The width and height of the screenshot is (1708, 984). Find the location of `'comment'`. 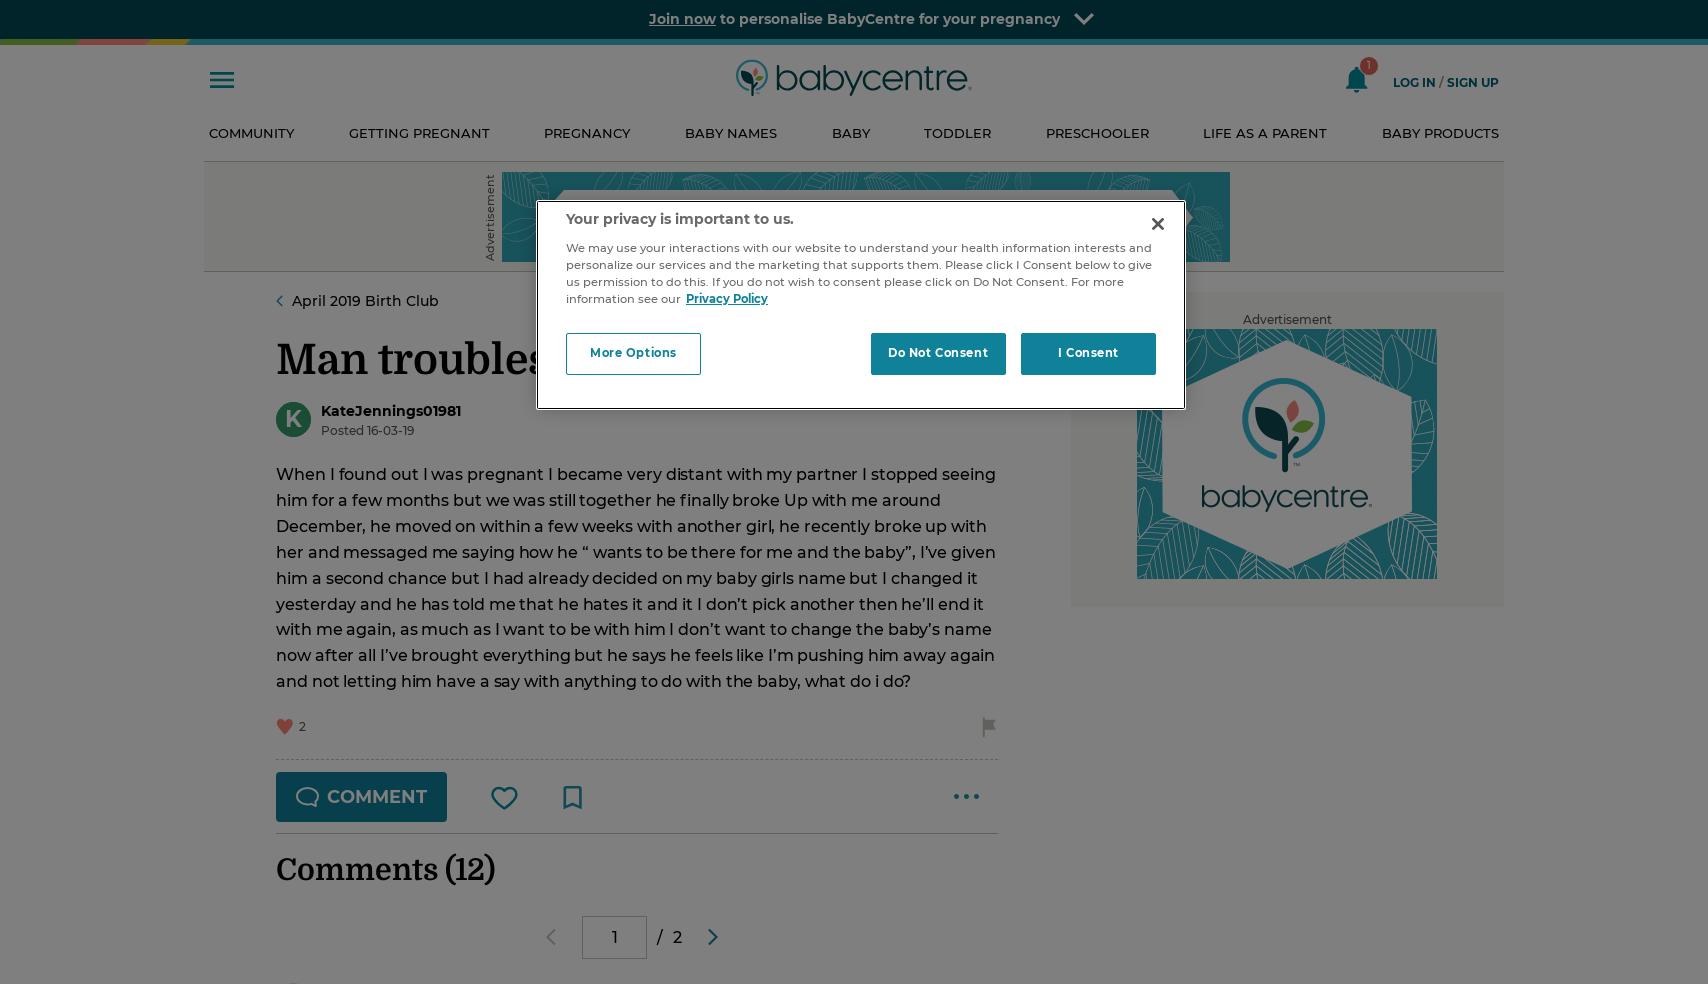

'comment' is located at coordinates (327, 794).